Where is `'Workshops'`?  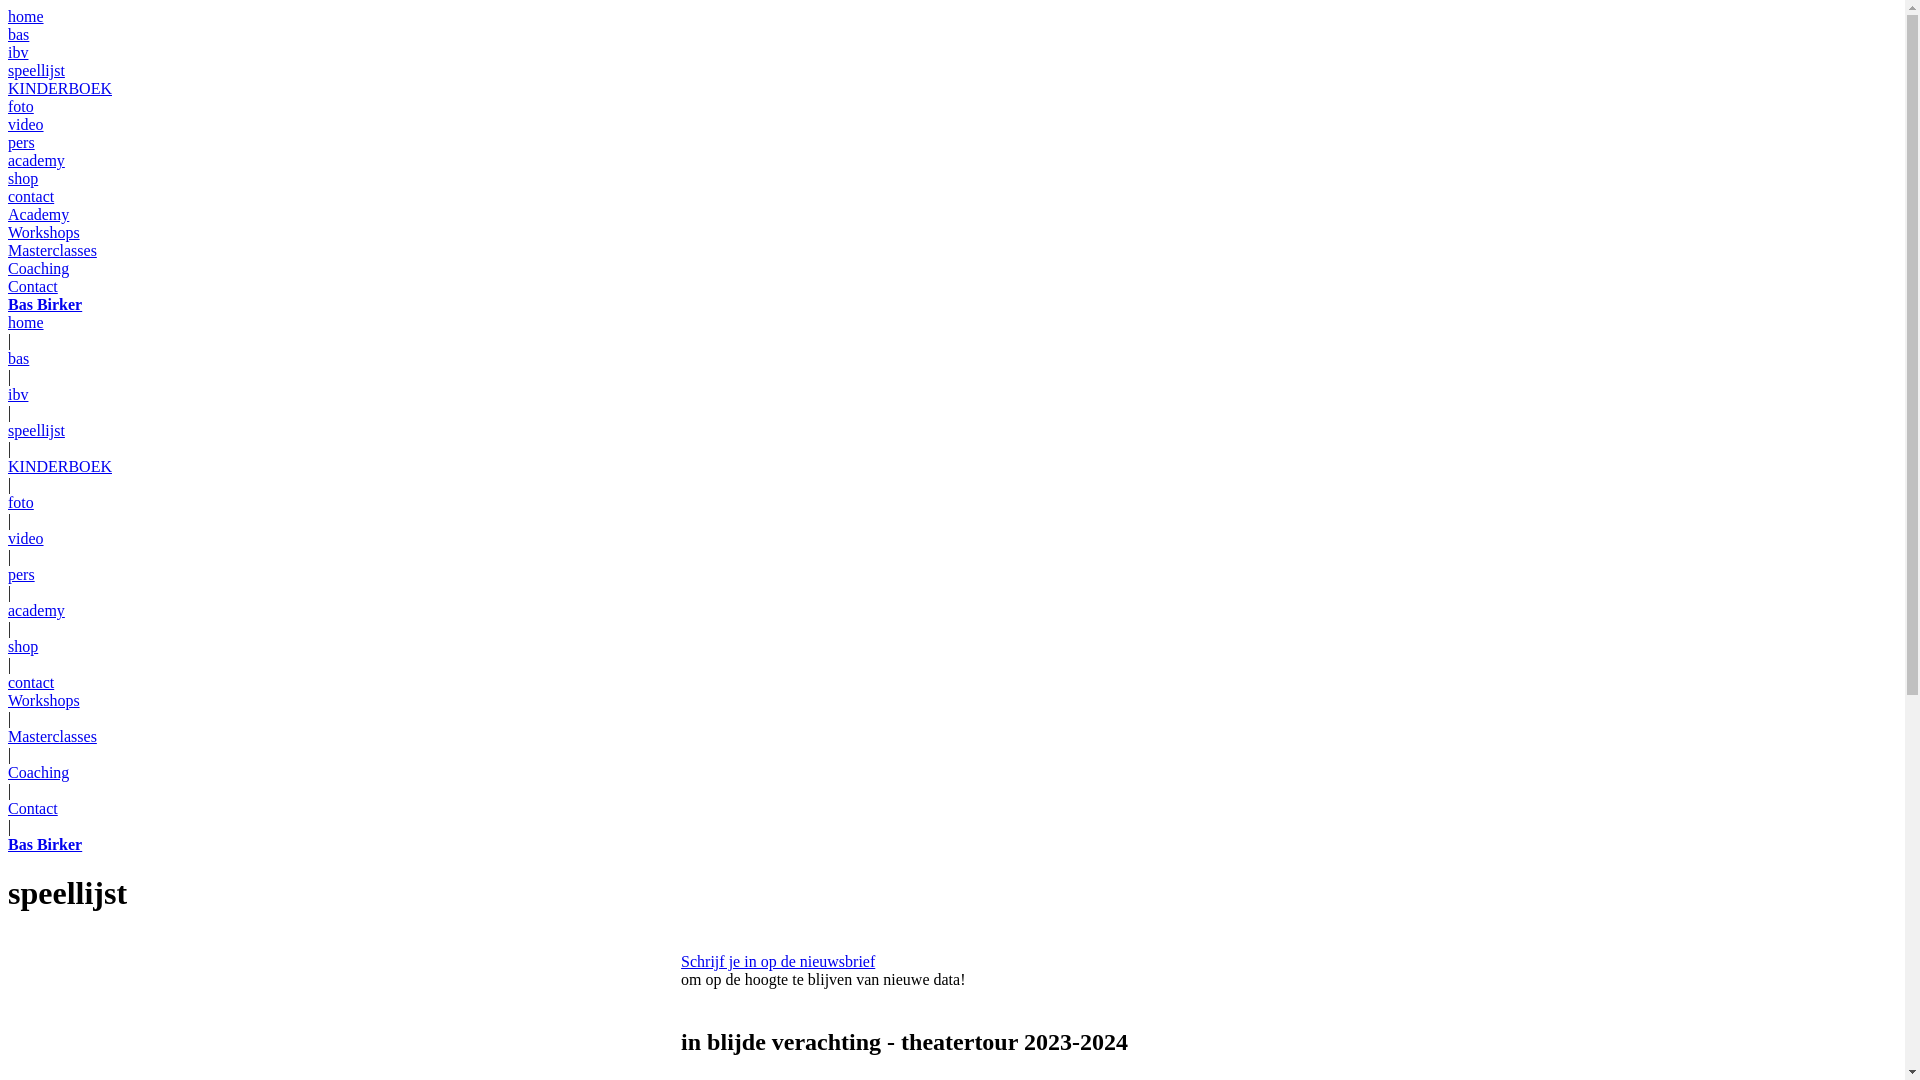 'Workshops' is located at coordinates (43, 699).